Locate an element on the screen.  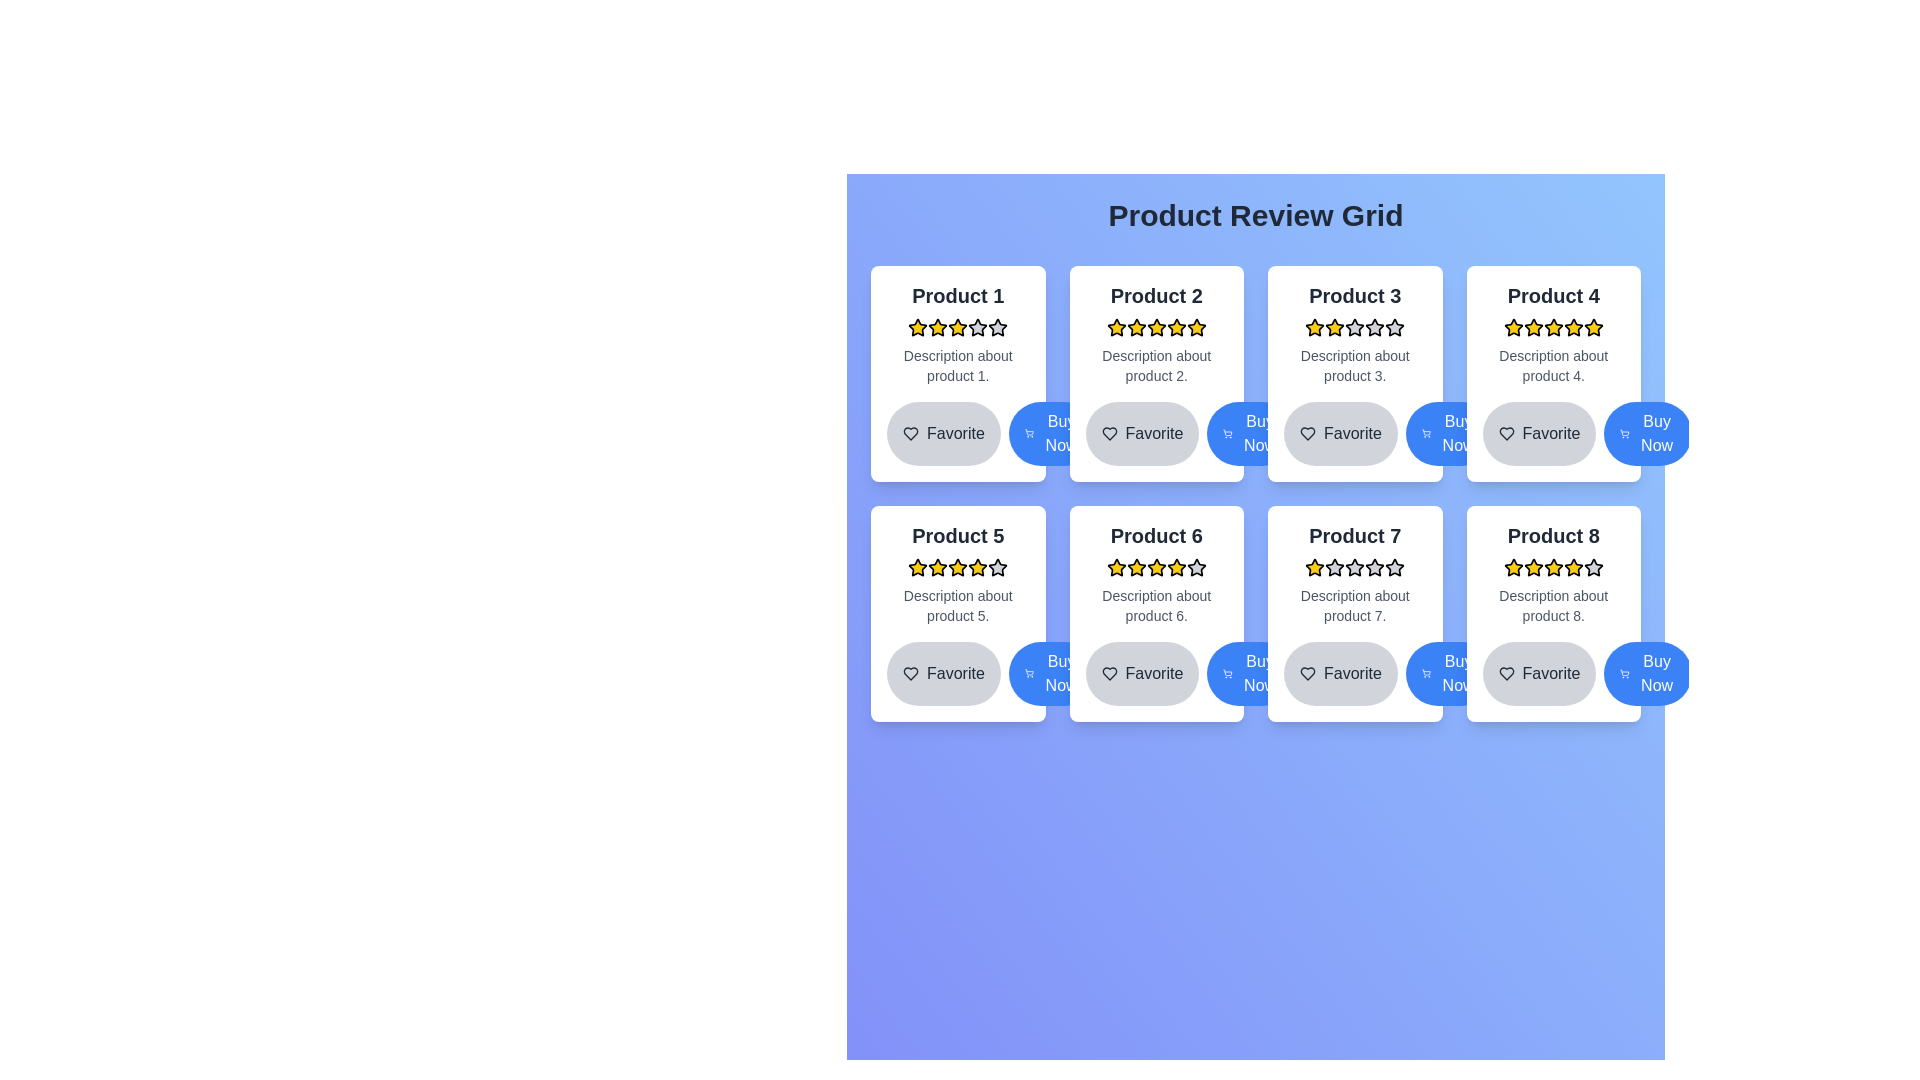
second star icon in the rating system for 'Product 2' located in the first row and second column of the grid is located at coordinates (1115, 326).